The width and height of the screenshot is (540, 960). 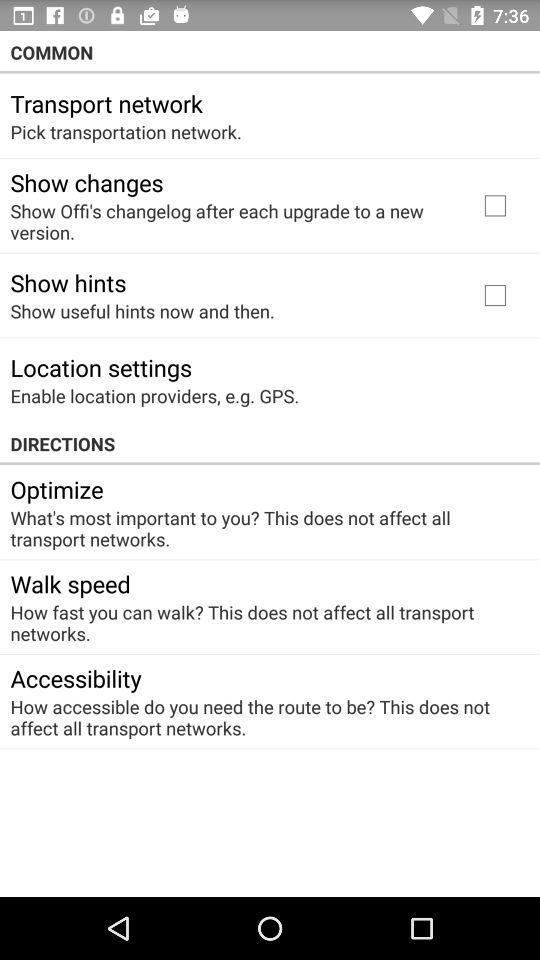 I want to click on app below the accessibility app, so click(x=263, y=717).